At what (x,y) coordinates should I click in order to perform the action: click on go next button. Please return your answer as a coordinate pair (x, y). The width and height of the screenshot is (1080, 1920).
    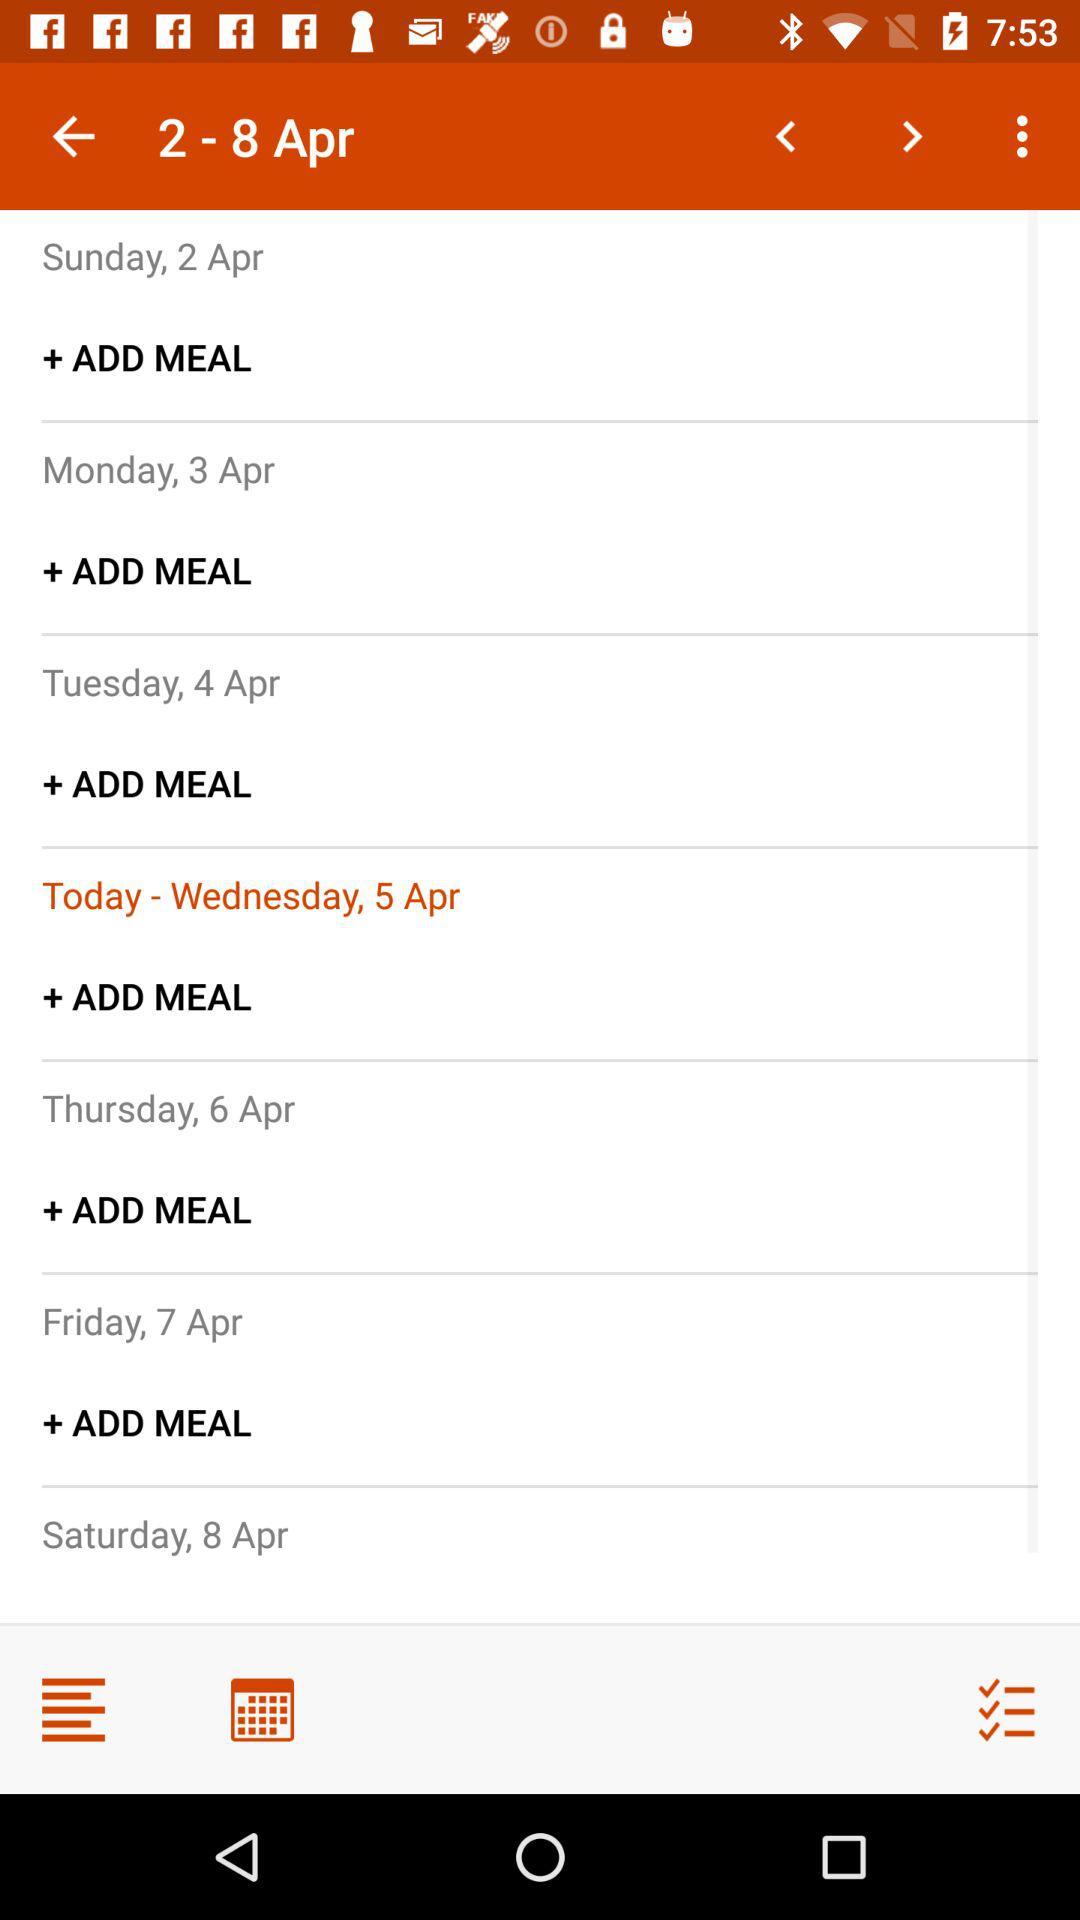
    Looking at the image, I should click on (911, 135).